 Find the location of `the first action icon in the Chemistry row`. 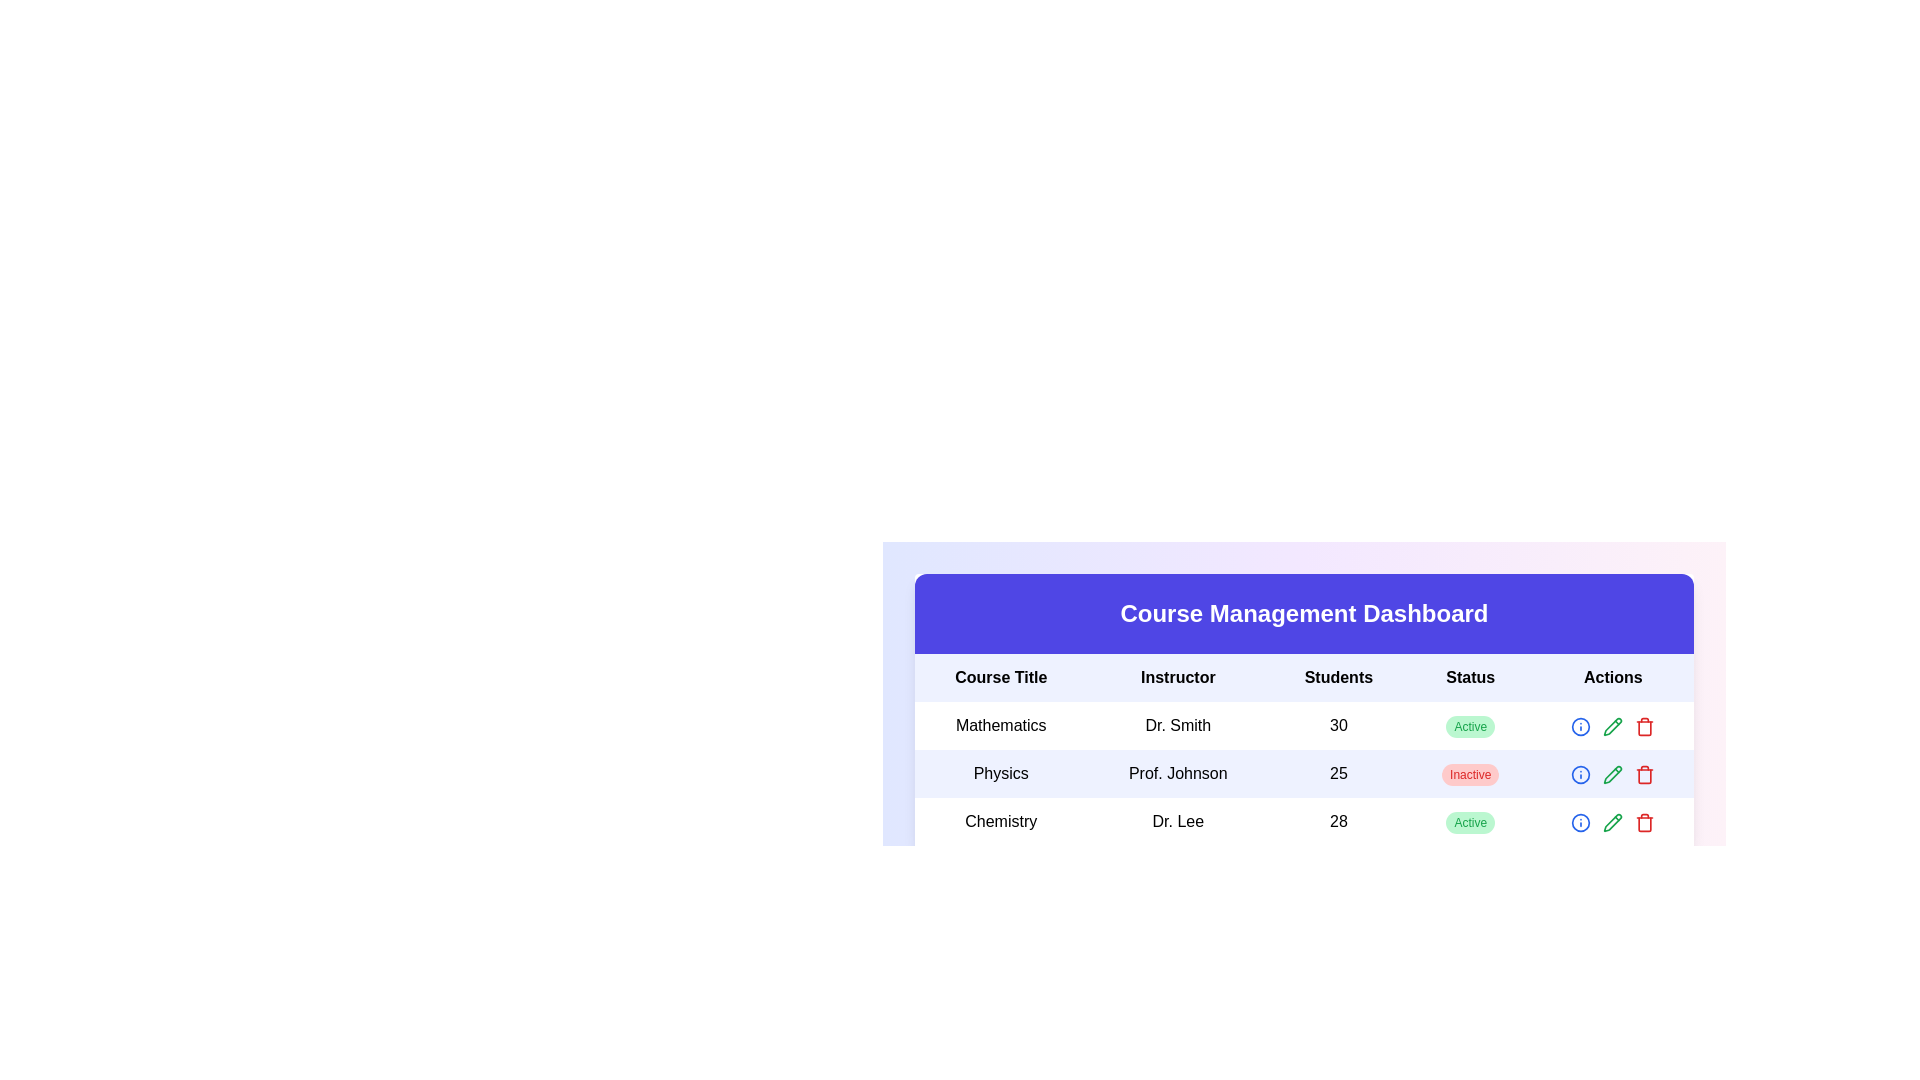

the first action icon in the Chemistry row is located at coordinates (1580, 821).